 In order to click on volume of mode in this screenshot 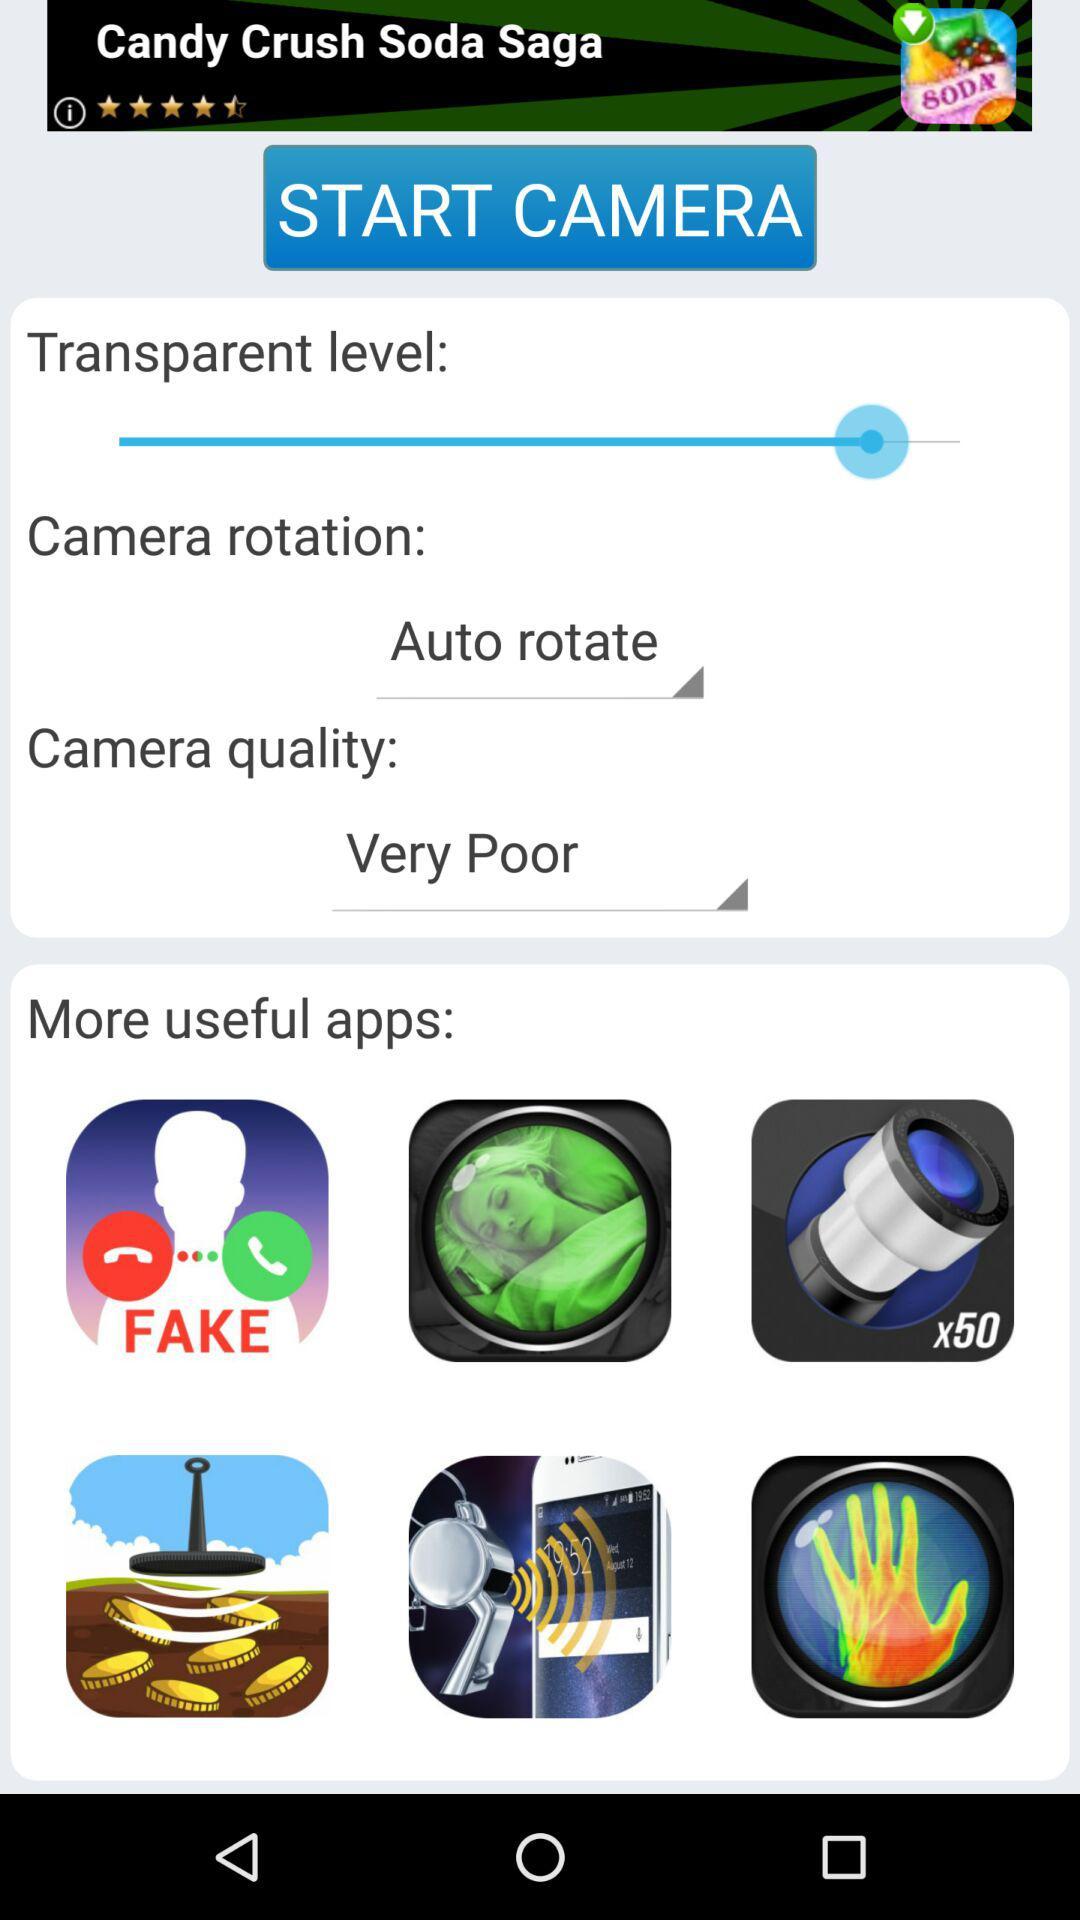, I will do `click(538, 1585)`.